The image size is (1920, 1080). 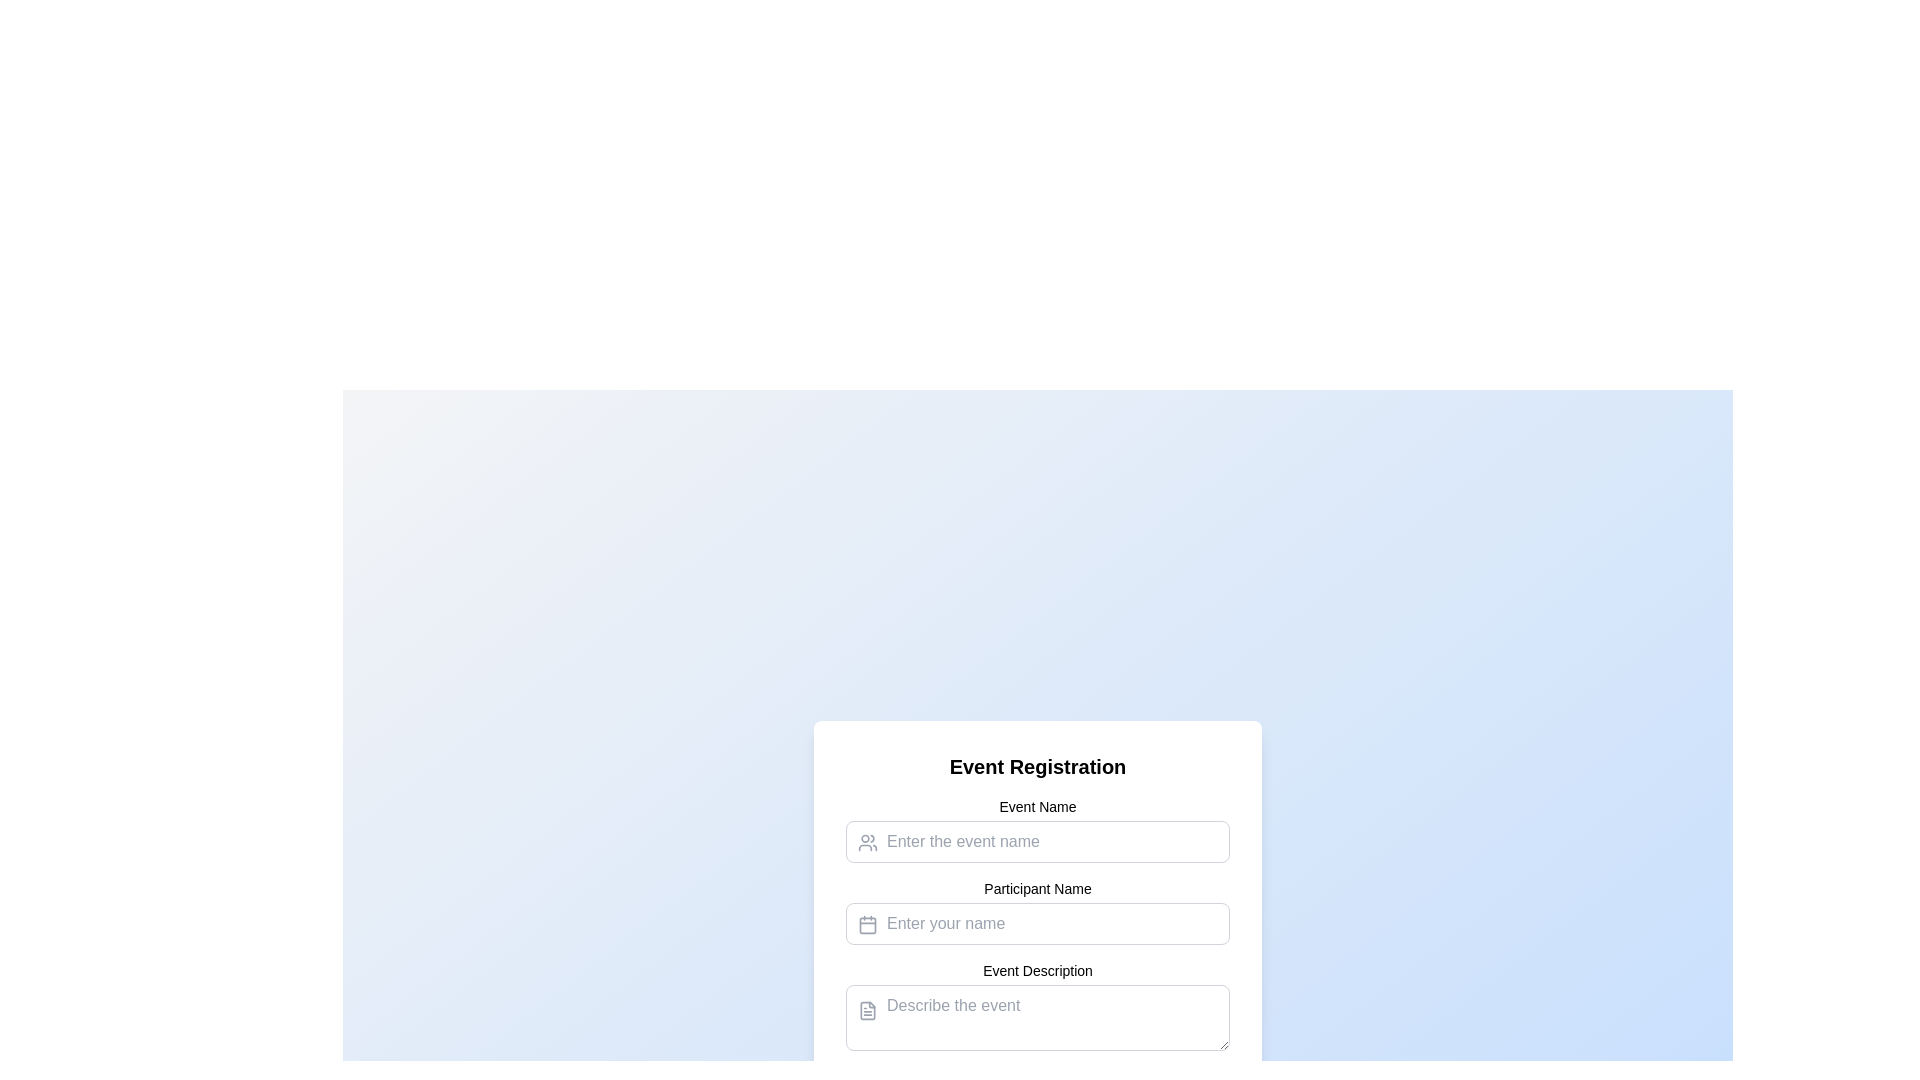 What do you see at coordinates (868, 1010) in the screenshot?
I see `the small gray document icon located to the left of the 'Describe the event' input field` at bounding box center [868, 1010].